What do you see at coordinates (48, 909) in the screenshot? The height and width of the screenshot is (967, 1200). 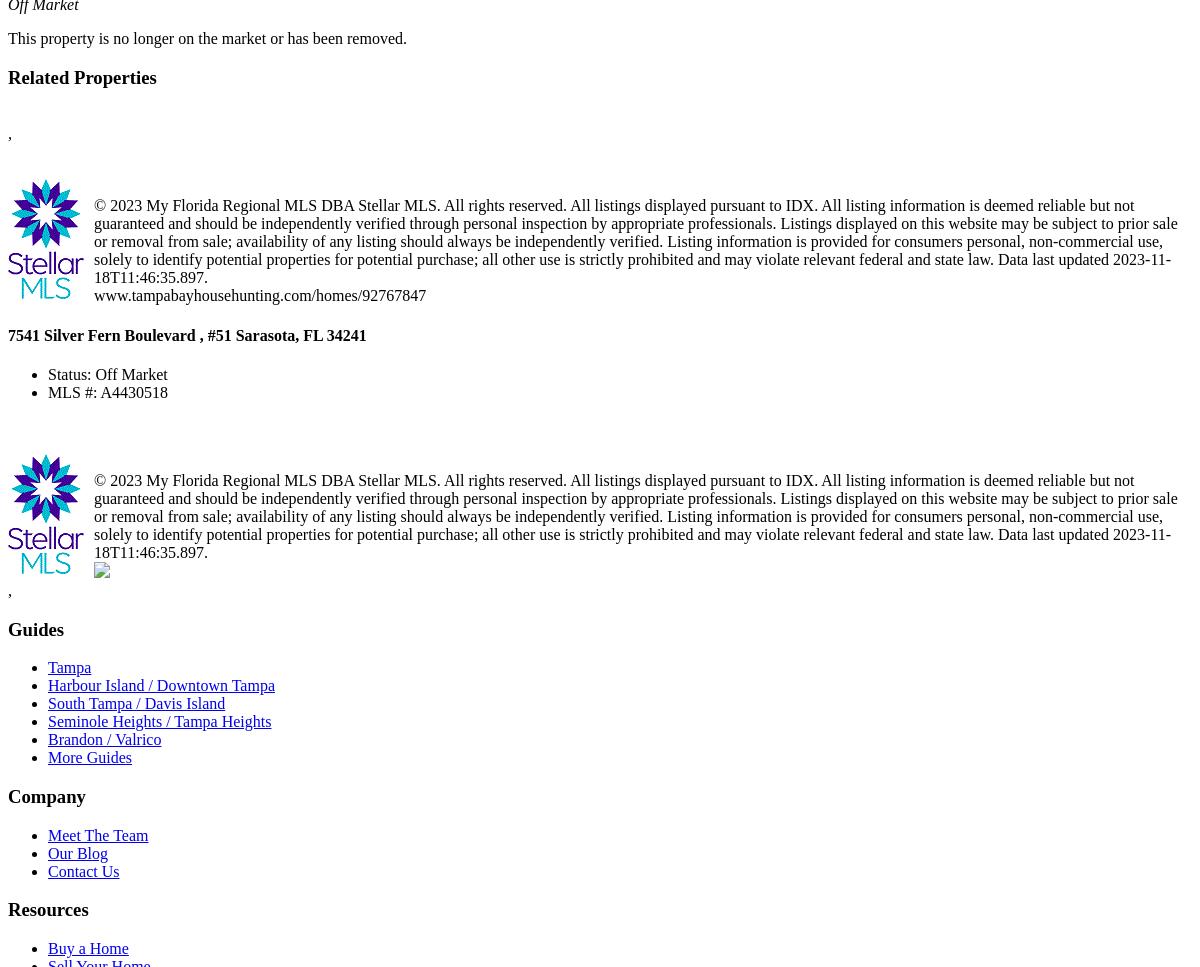 I see `'Resources'` at bounding box center [48, 909].